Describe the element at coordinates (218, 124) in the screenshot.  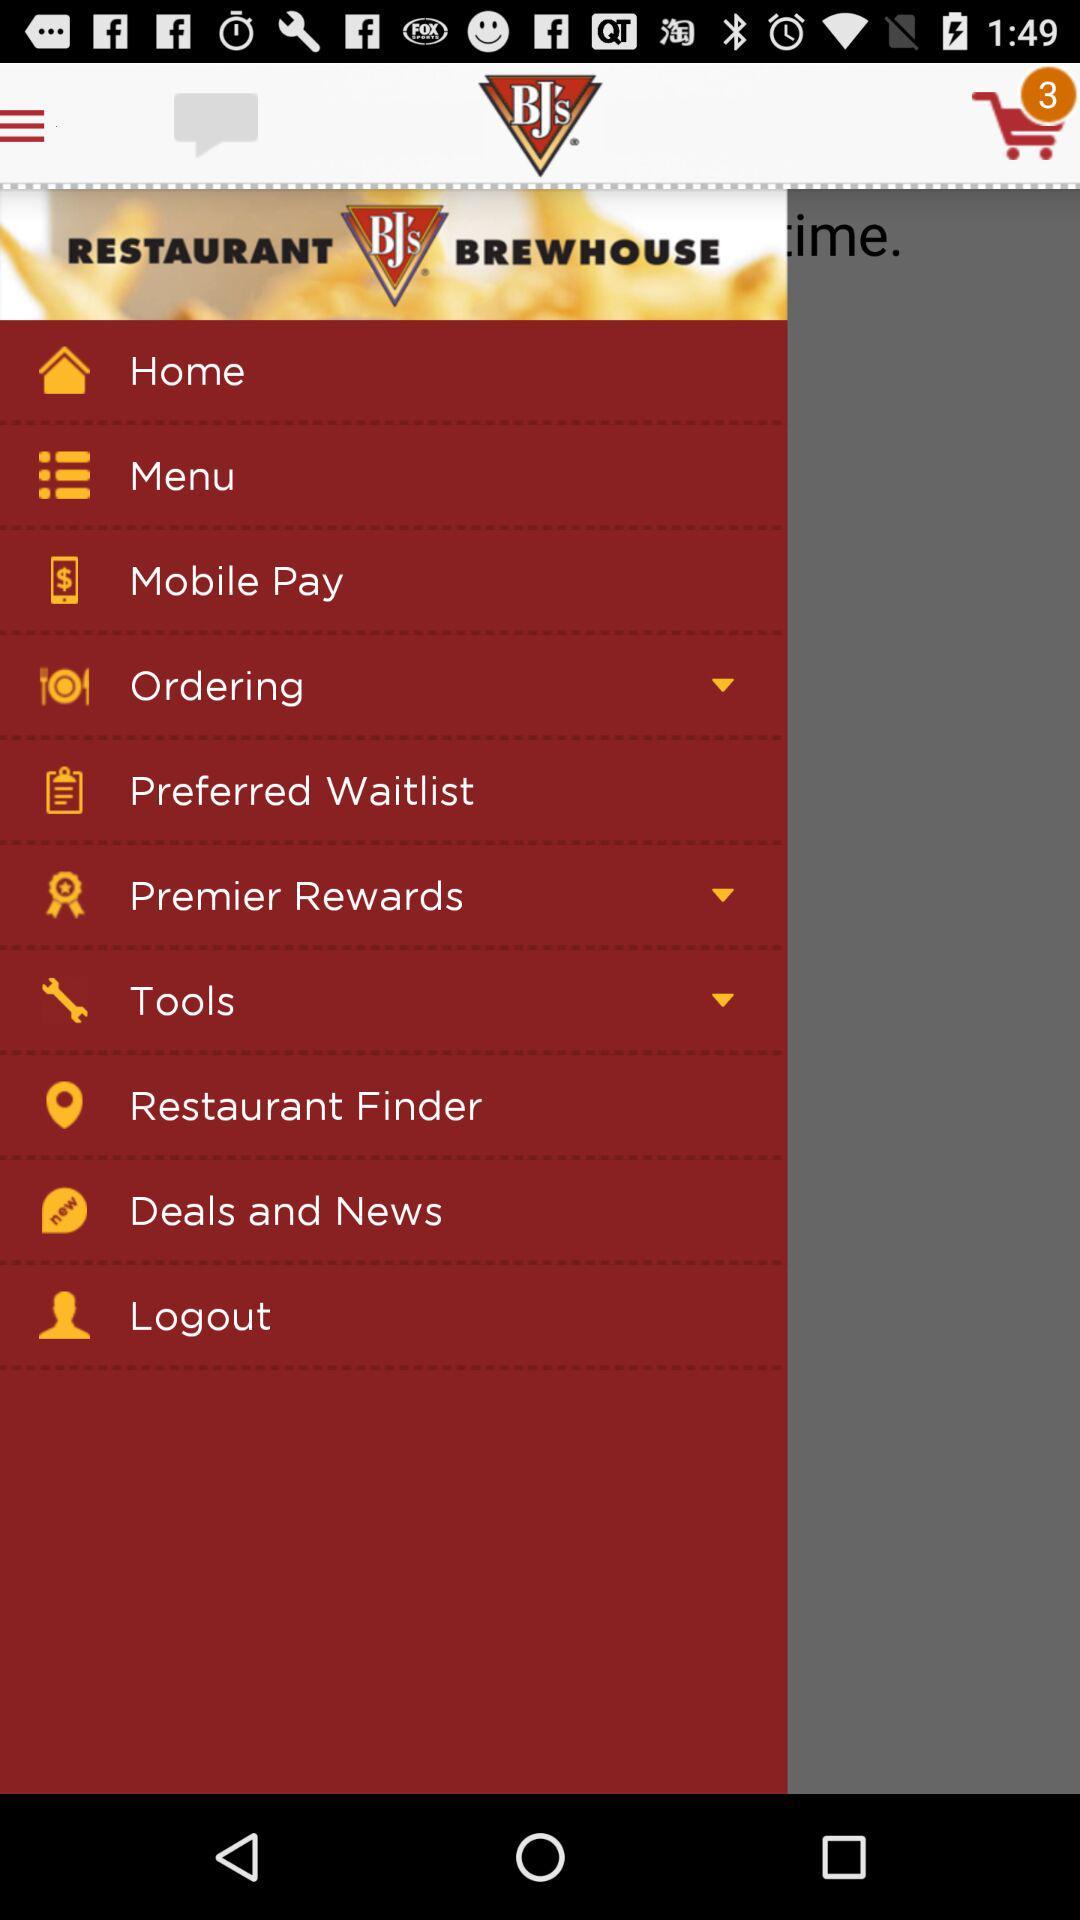
I see `input text` at that location.